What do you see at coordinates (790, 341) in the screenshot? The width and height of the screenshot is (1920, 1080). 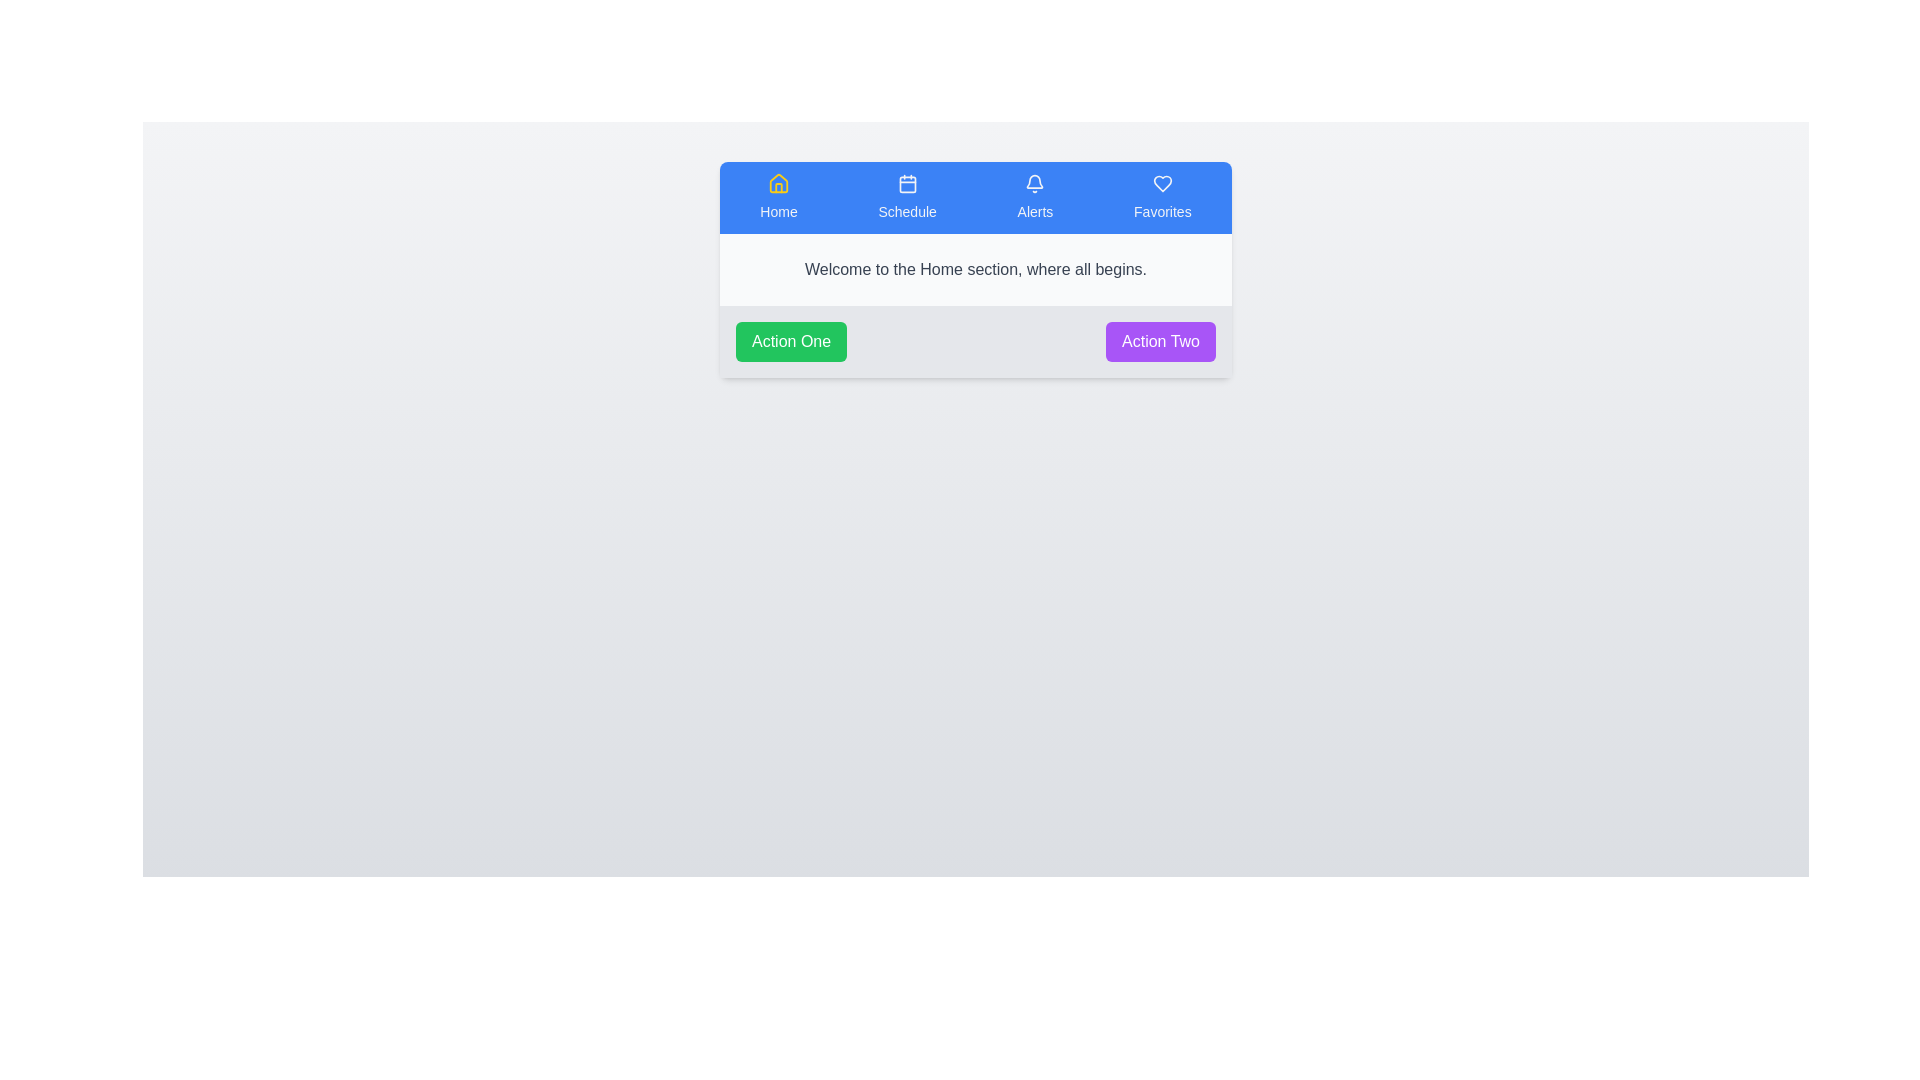 I see `the action button Action One` at bounding box center [790, 341].